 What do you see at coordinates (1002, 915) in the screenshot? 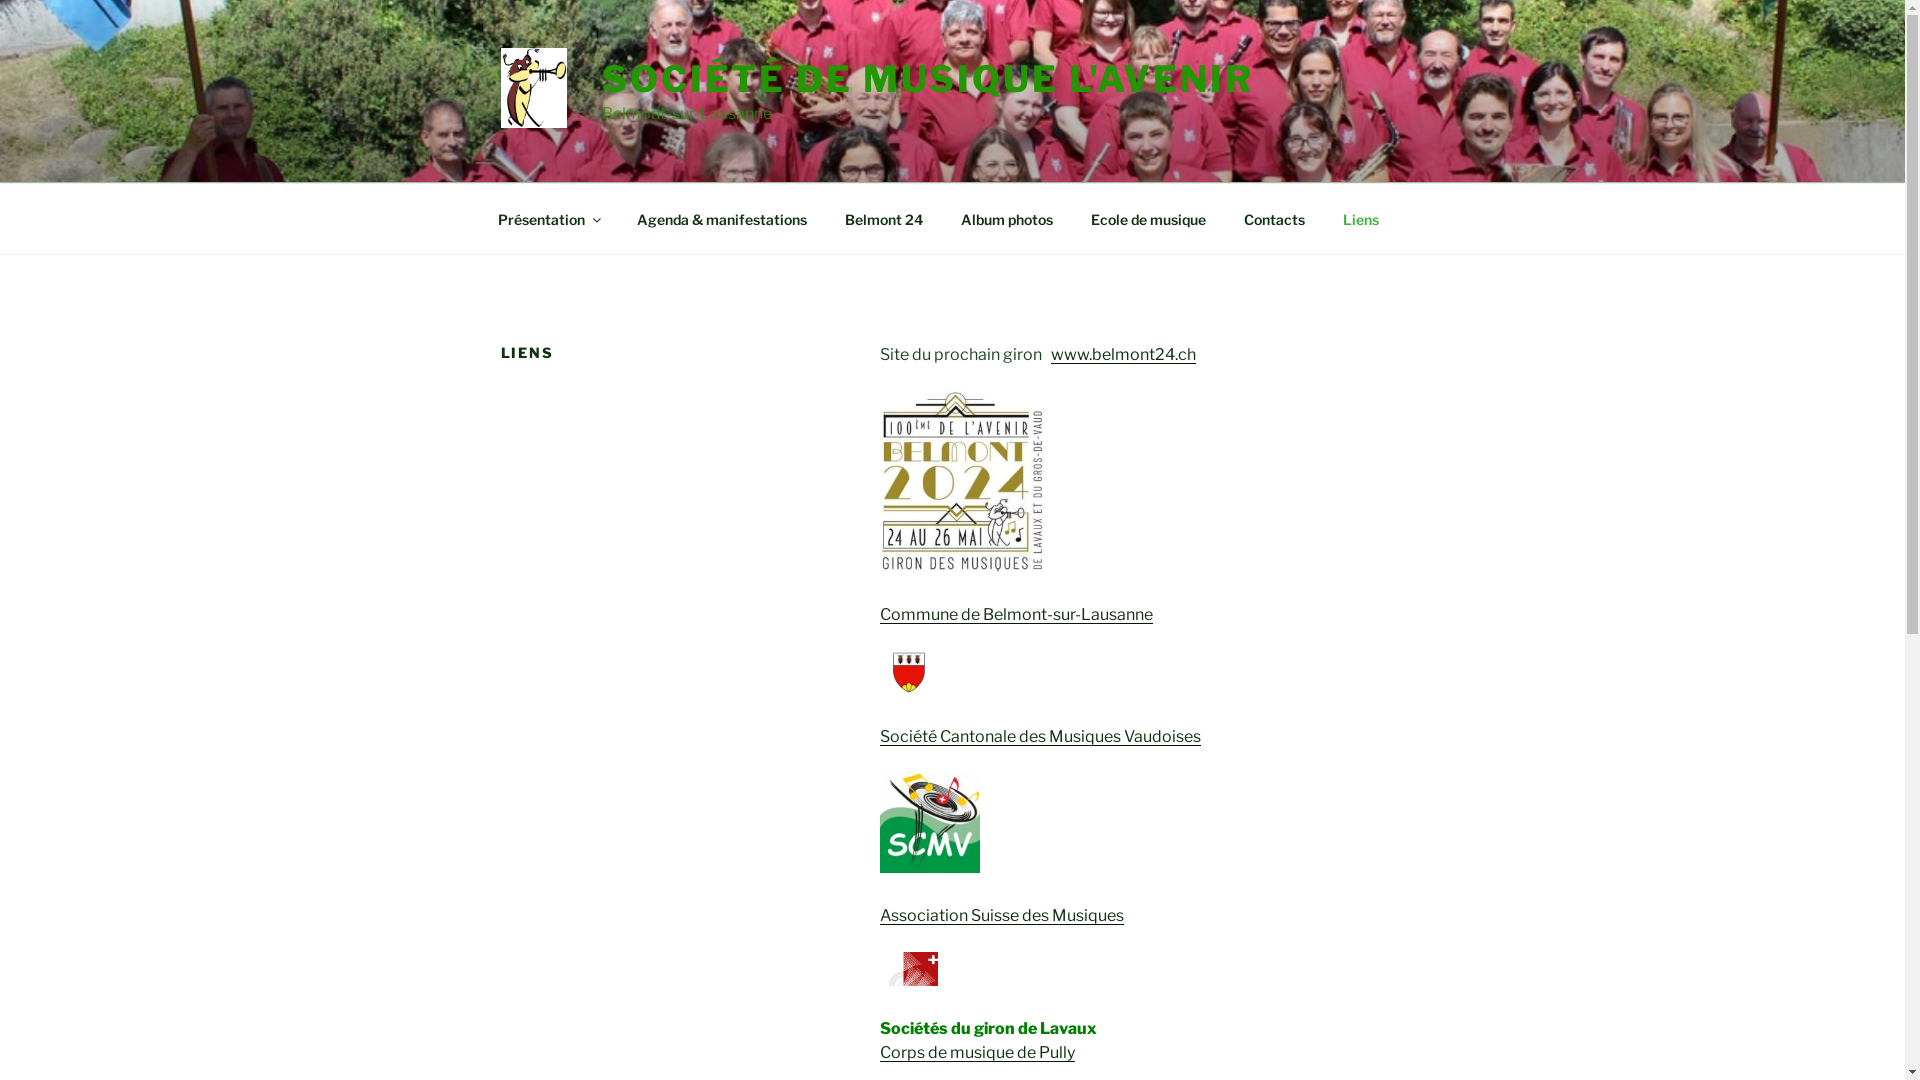
I see `'Association Suisse des Musiques'` at bounding box center [1002, 915].